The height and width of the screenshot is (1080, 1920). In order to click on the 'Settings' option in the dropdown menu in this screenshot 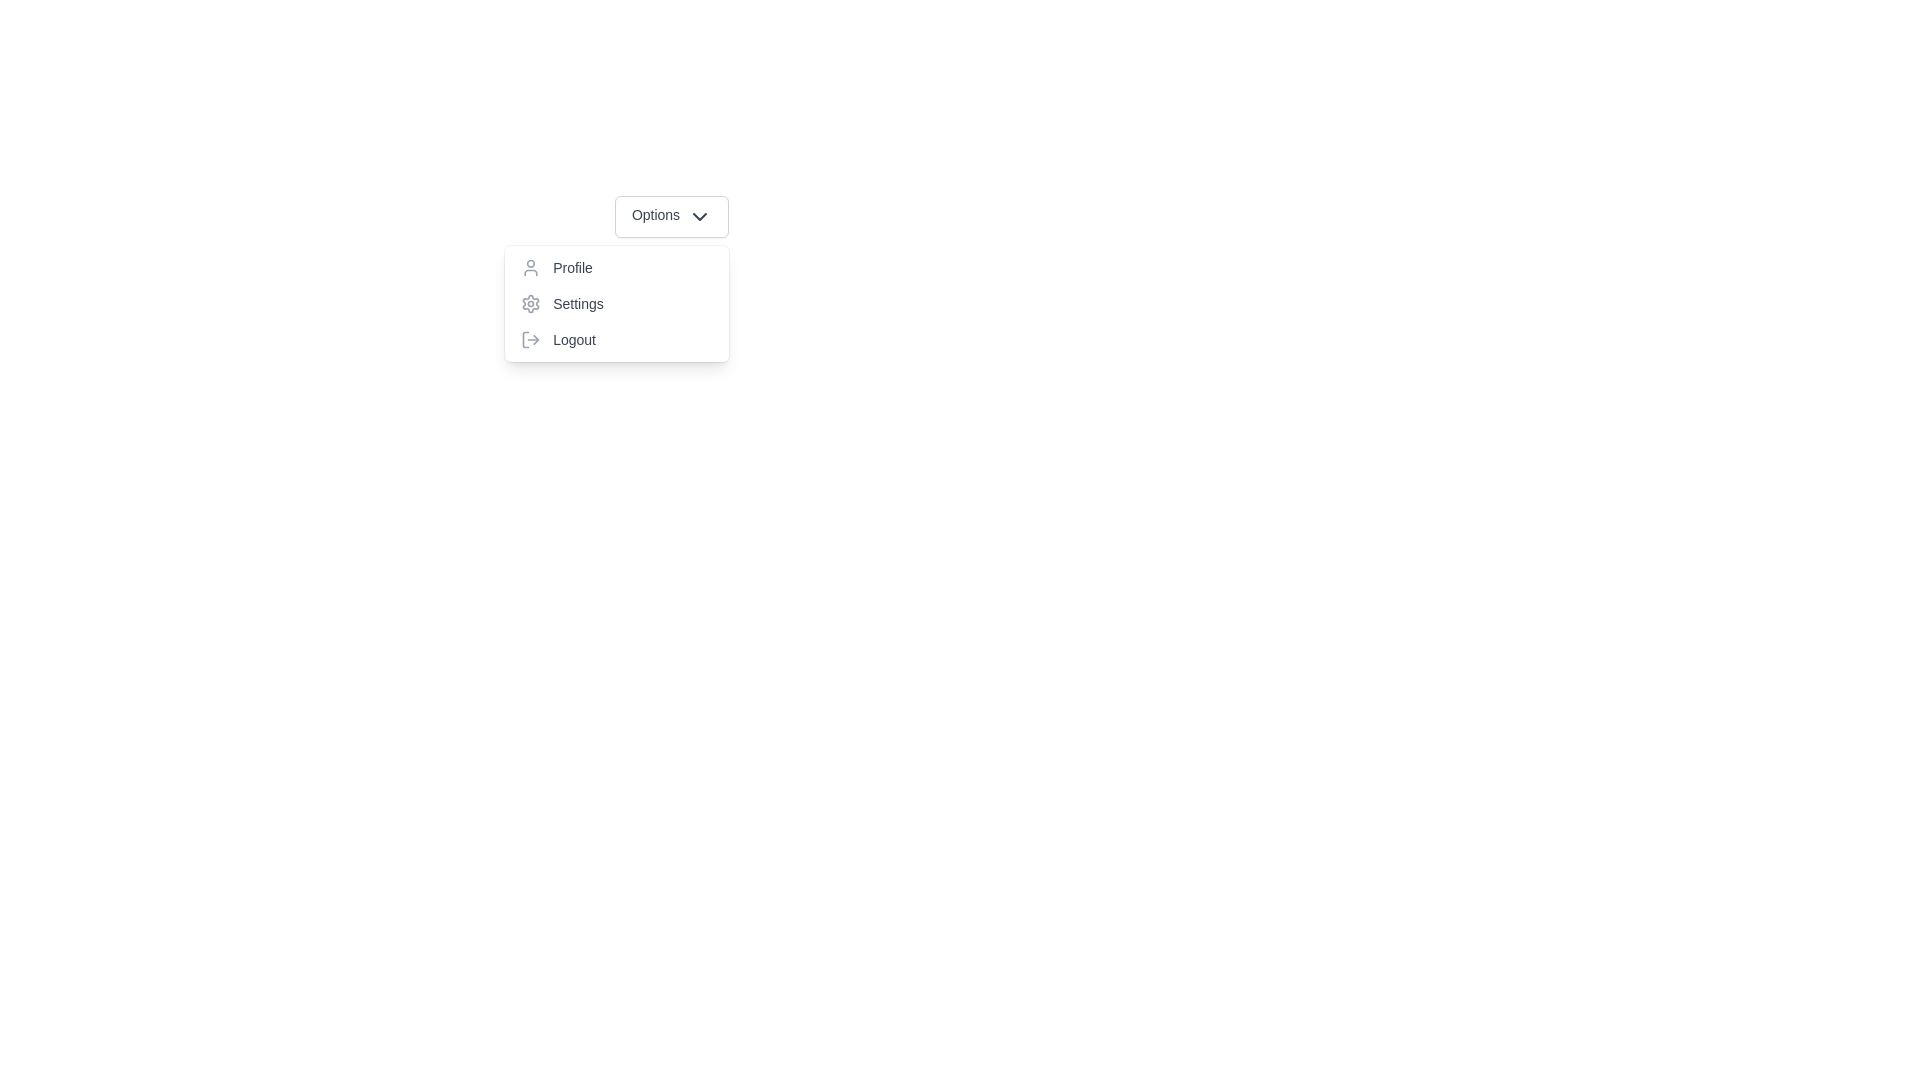, I will do `click(616, 304)`.